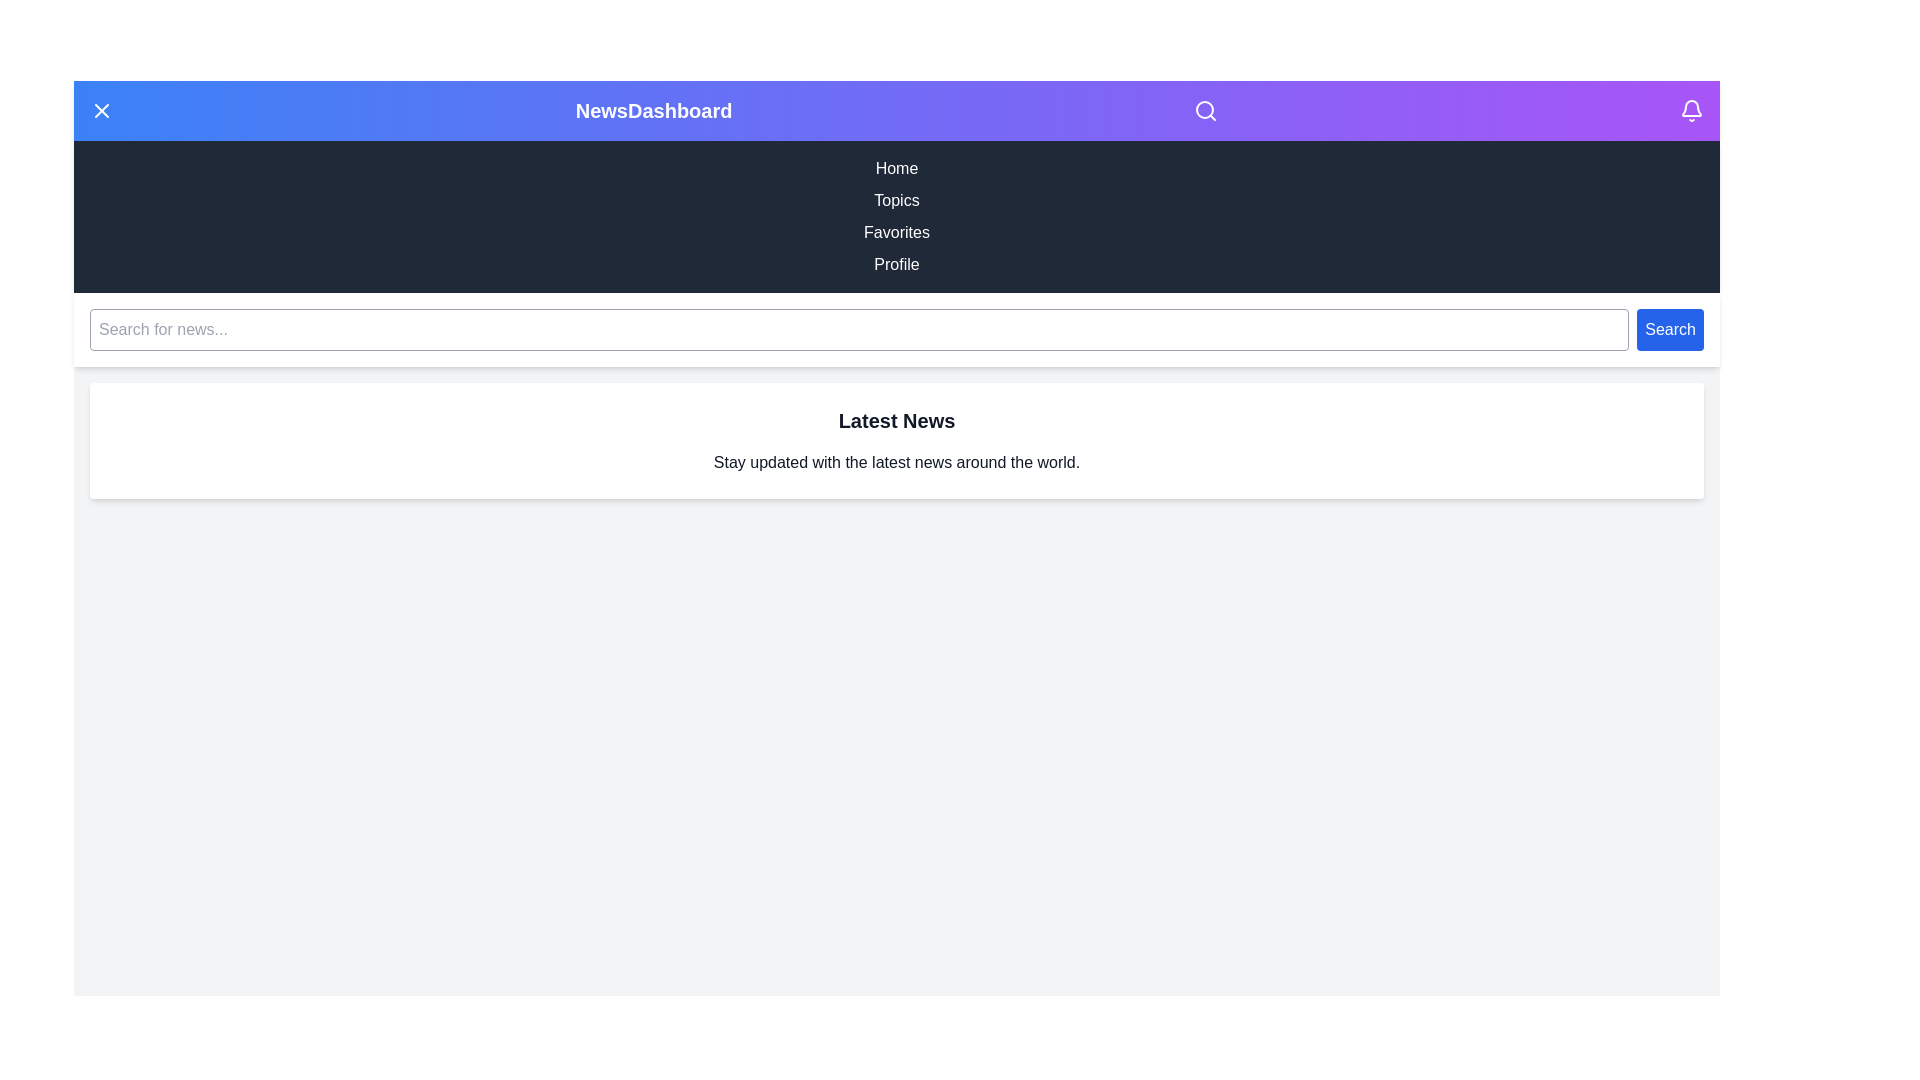 The height and width of the screenshot is (1080, 1920). What do you see at coordinates (1690, 111) in the screenshot?
I see `the notification bell icon to open the notifications panel` at bounding box center [1690, 111].